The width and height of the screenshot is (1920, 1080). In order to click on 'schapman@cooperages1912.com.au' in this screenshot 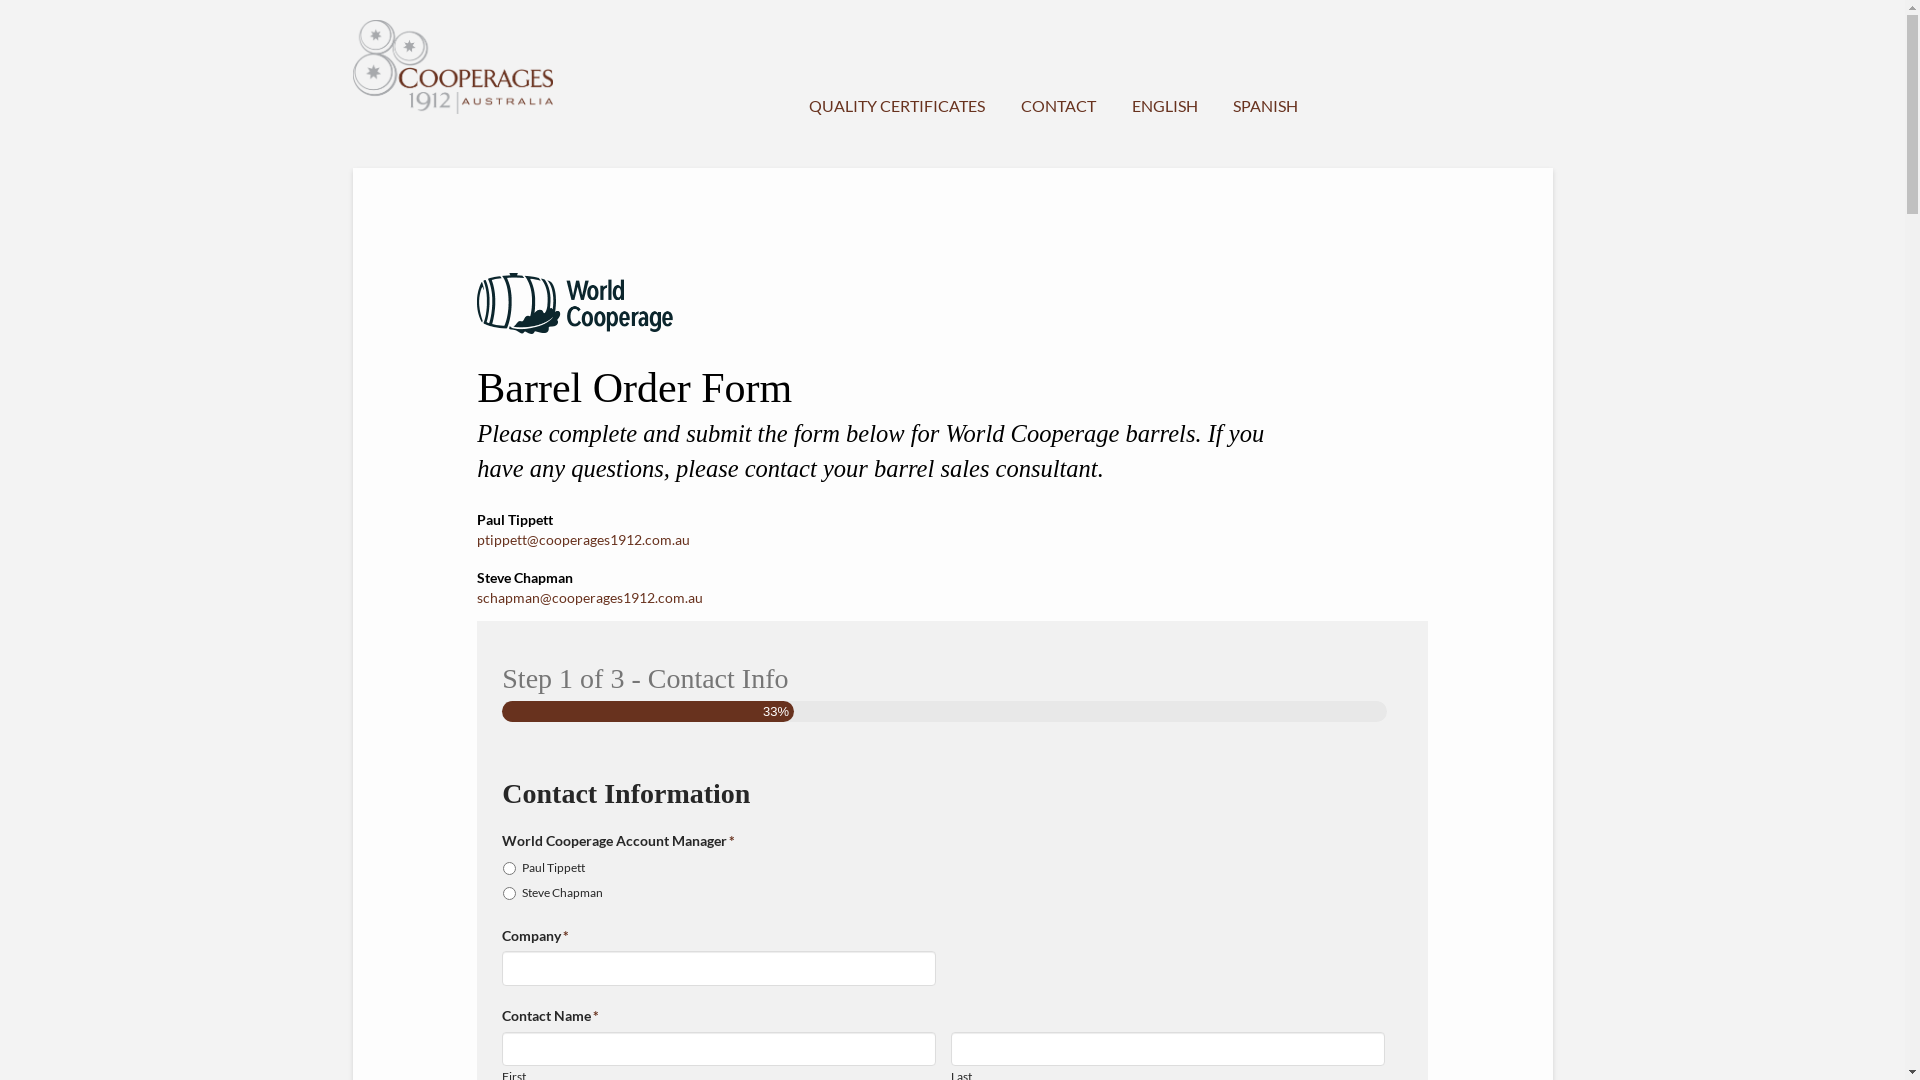, I will do `click(589, 596)`.